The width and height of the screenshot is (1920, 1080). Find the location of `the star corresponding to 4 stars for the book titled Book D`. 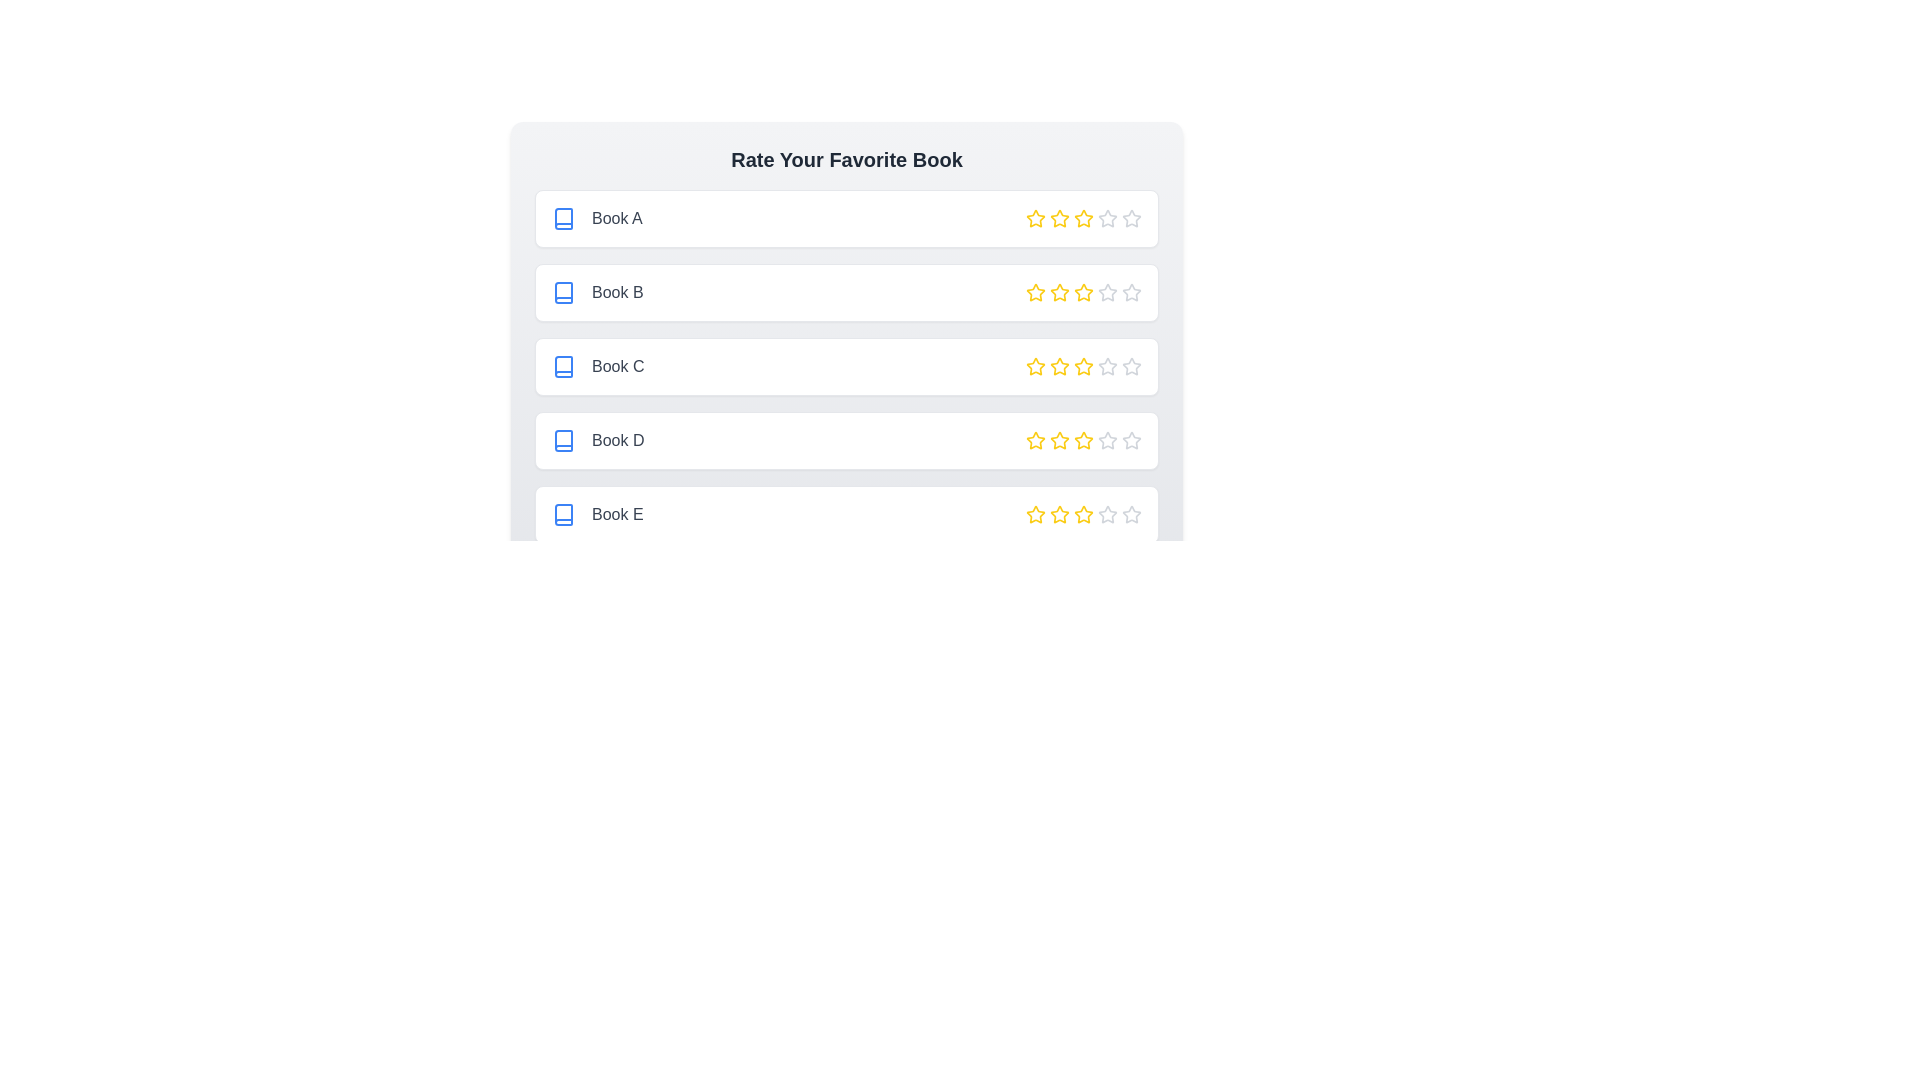

the star corresponding to 4 stars for the book titled Book D is located at coordinates (1107, 439).